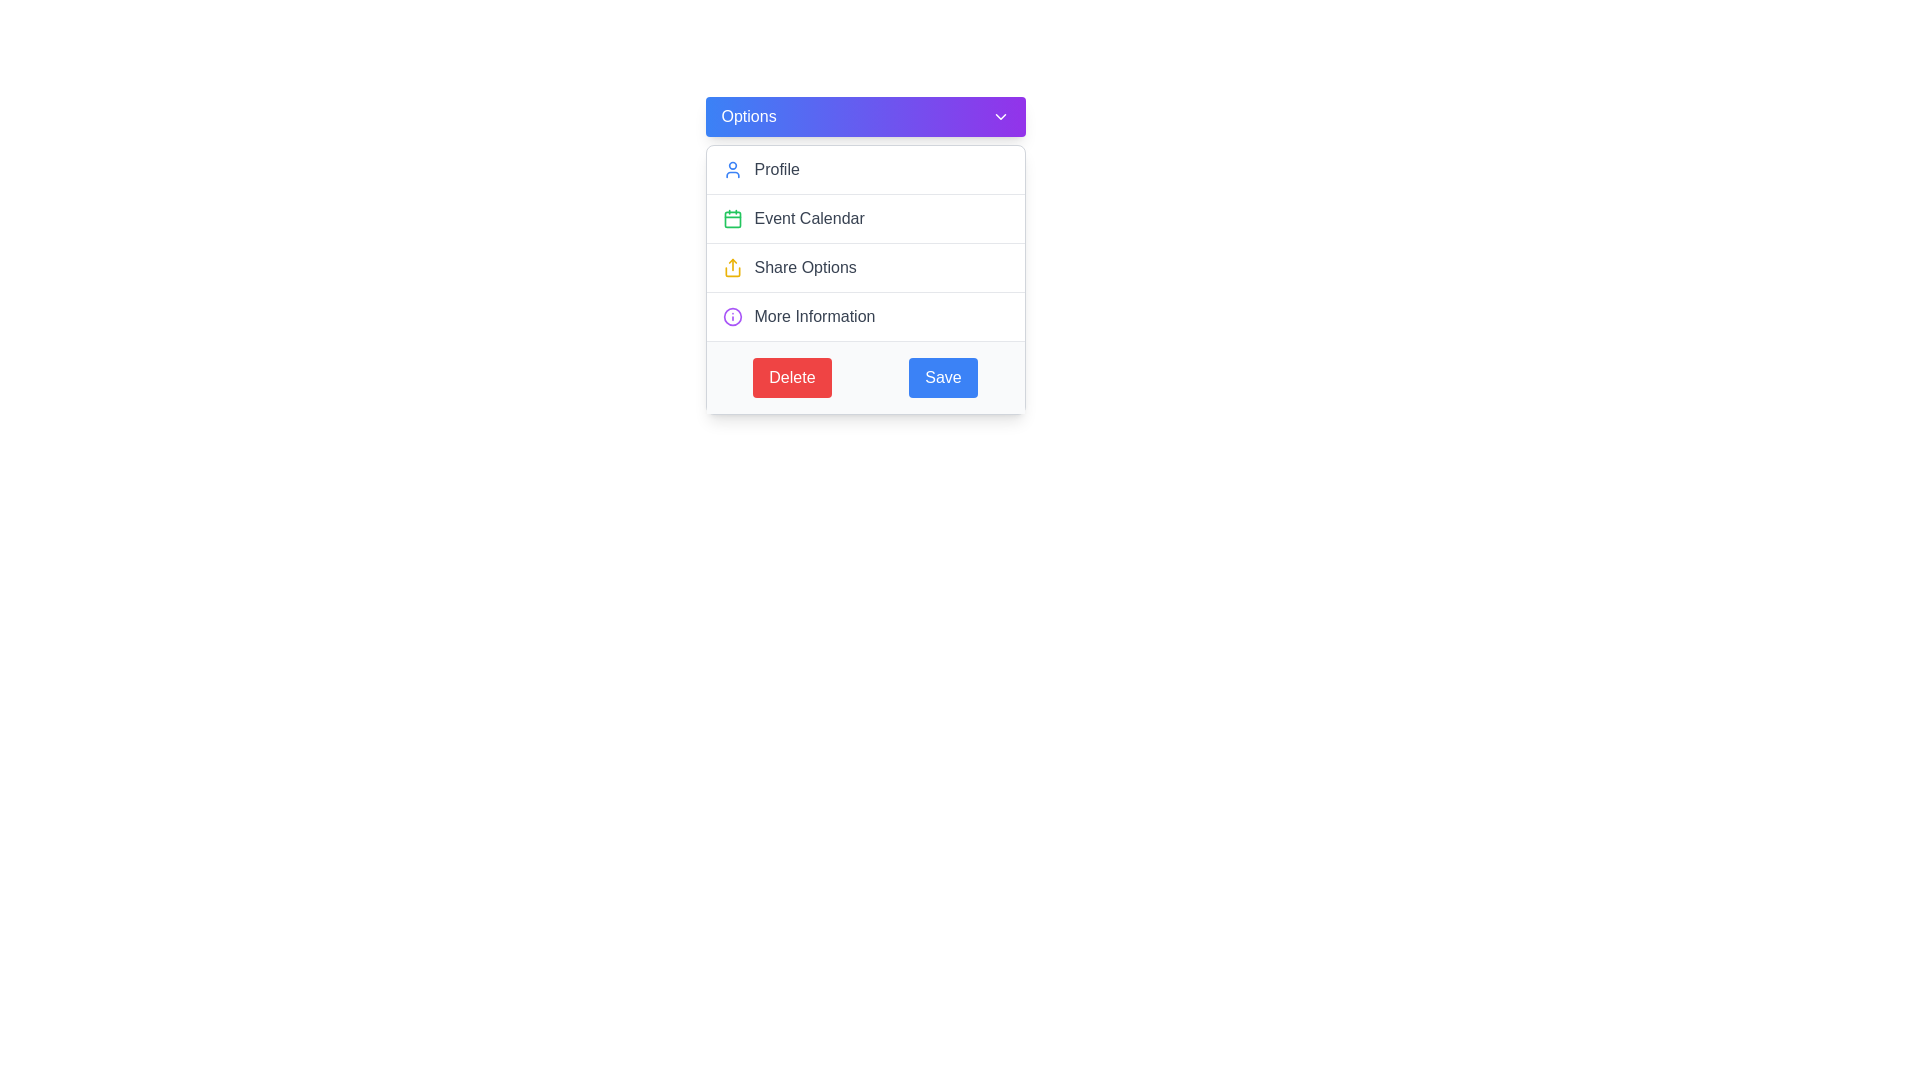  I want to click on 'Event Calendar' text label located as the second item in the vertical menu under the 'Options' dropdown, guiding the user towards calendar-related features, so click(809, 219).